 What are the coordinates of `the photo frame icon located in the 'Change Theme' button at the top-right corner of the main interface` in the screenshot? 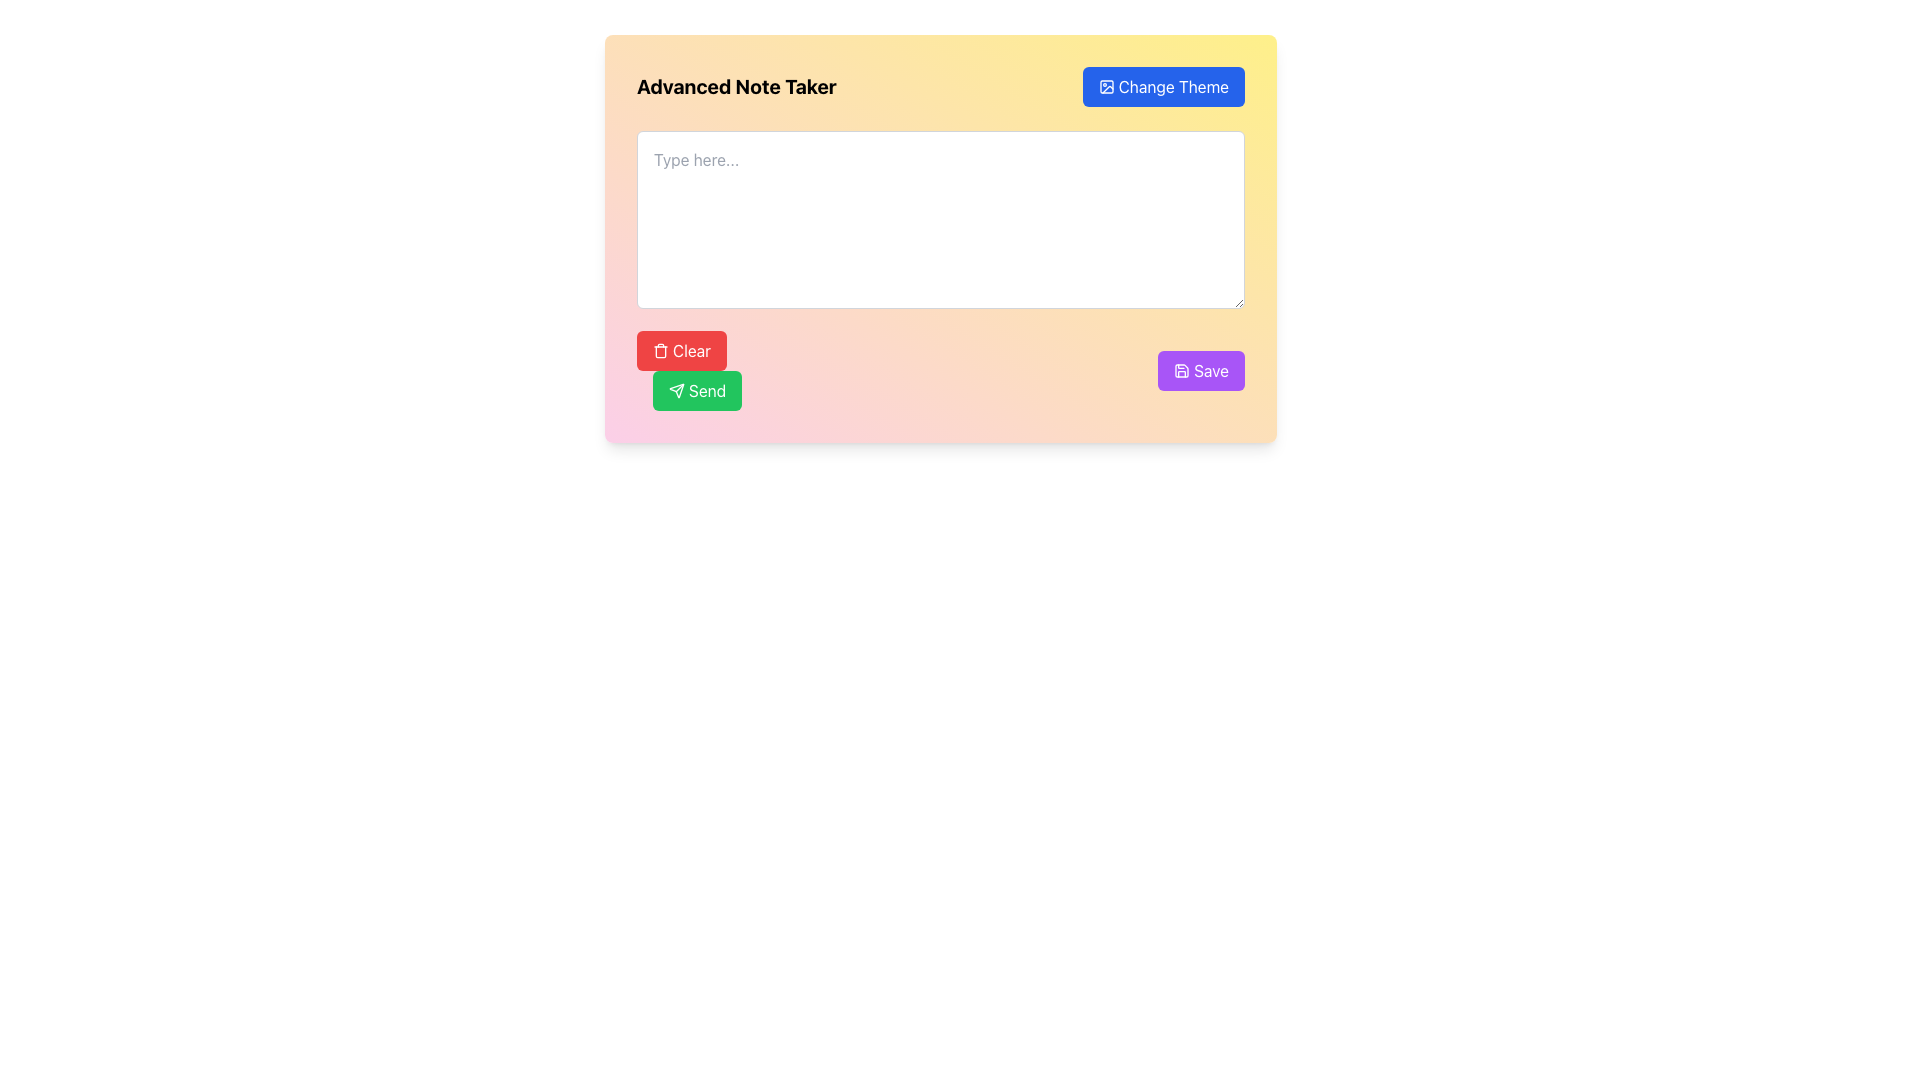 It's located at (1105, 86).